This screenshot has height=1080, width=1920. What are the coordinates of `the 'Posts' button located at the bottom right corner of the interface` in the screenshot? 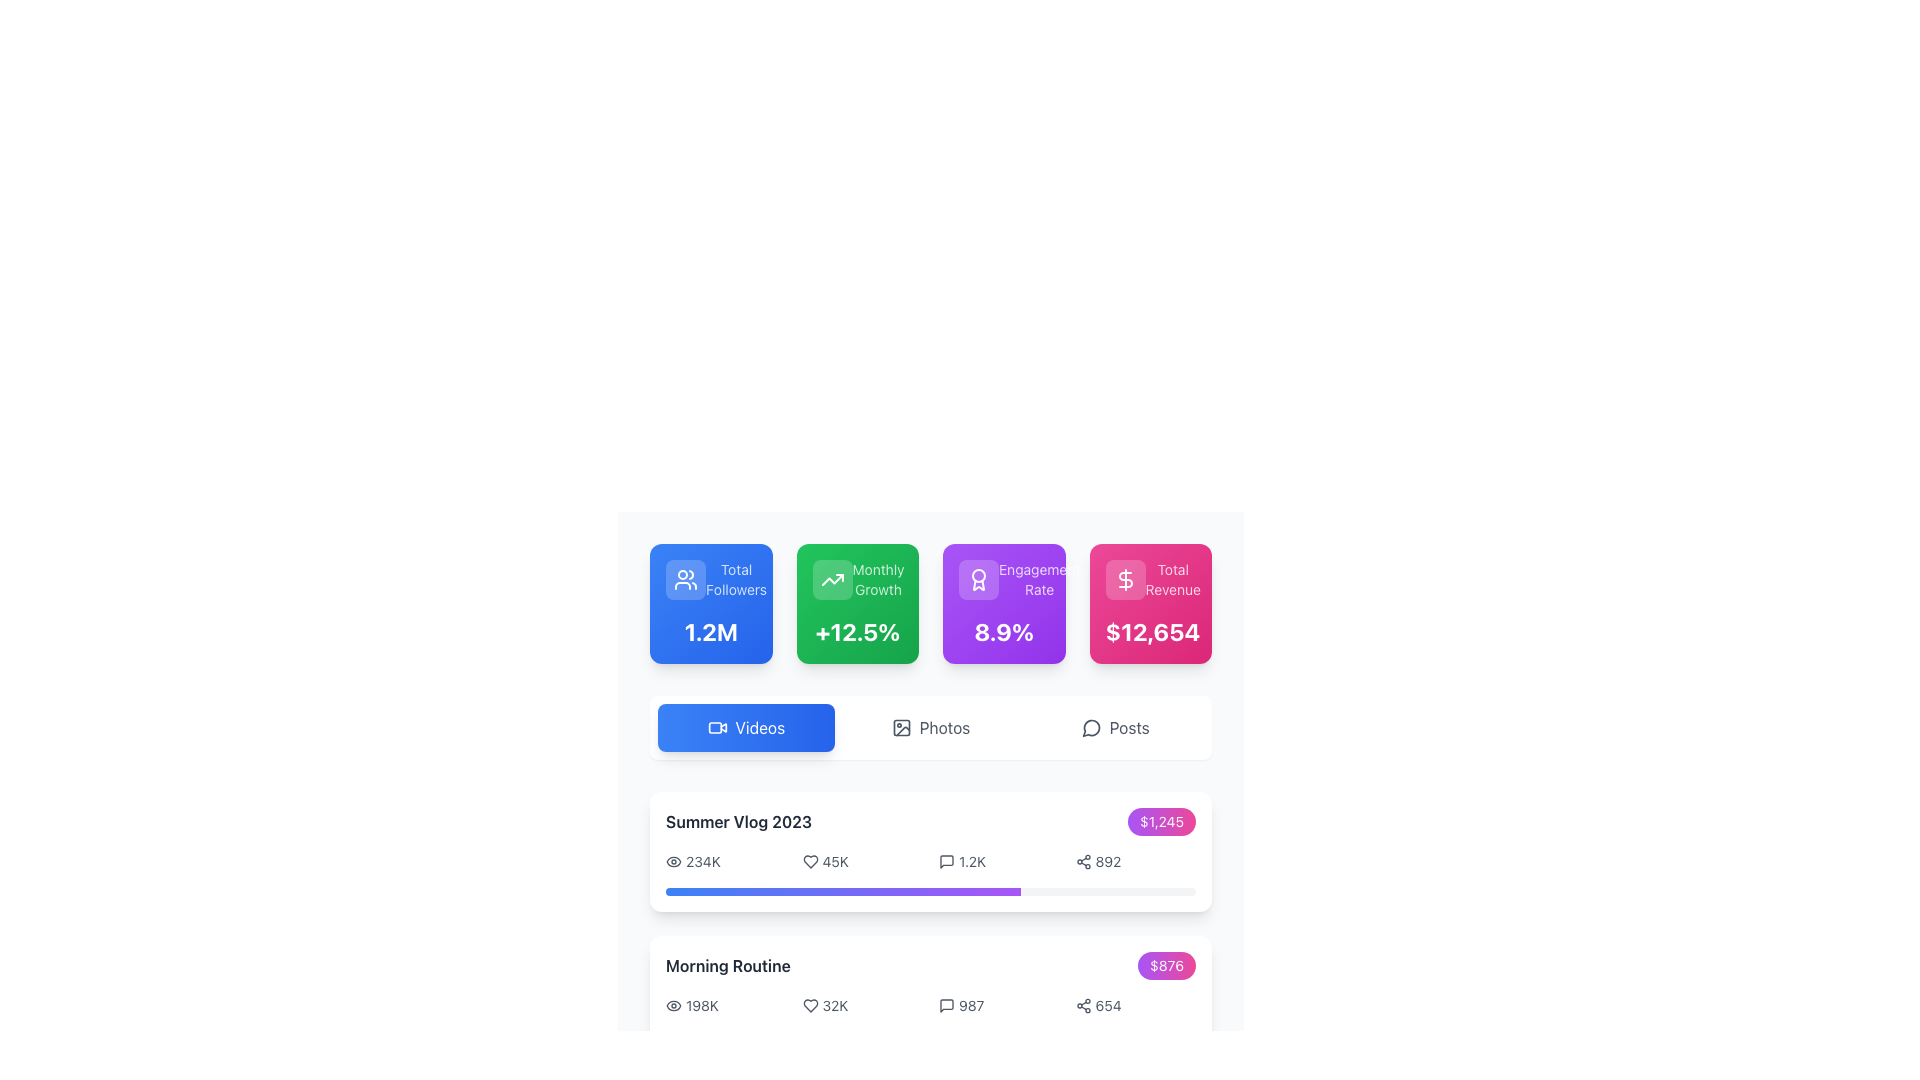 It's located at (1114, 728).